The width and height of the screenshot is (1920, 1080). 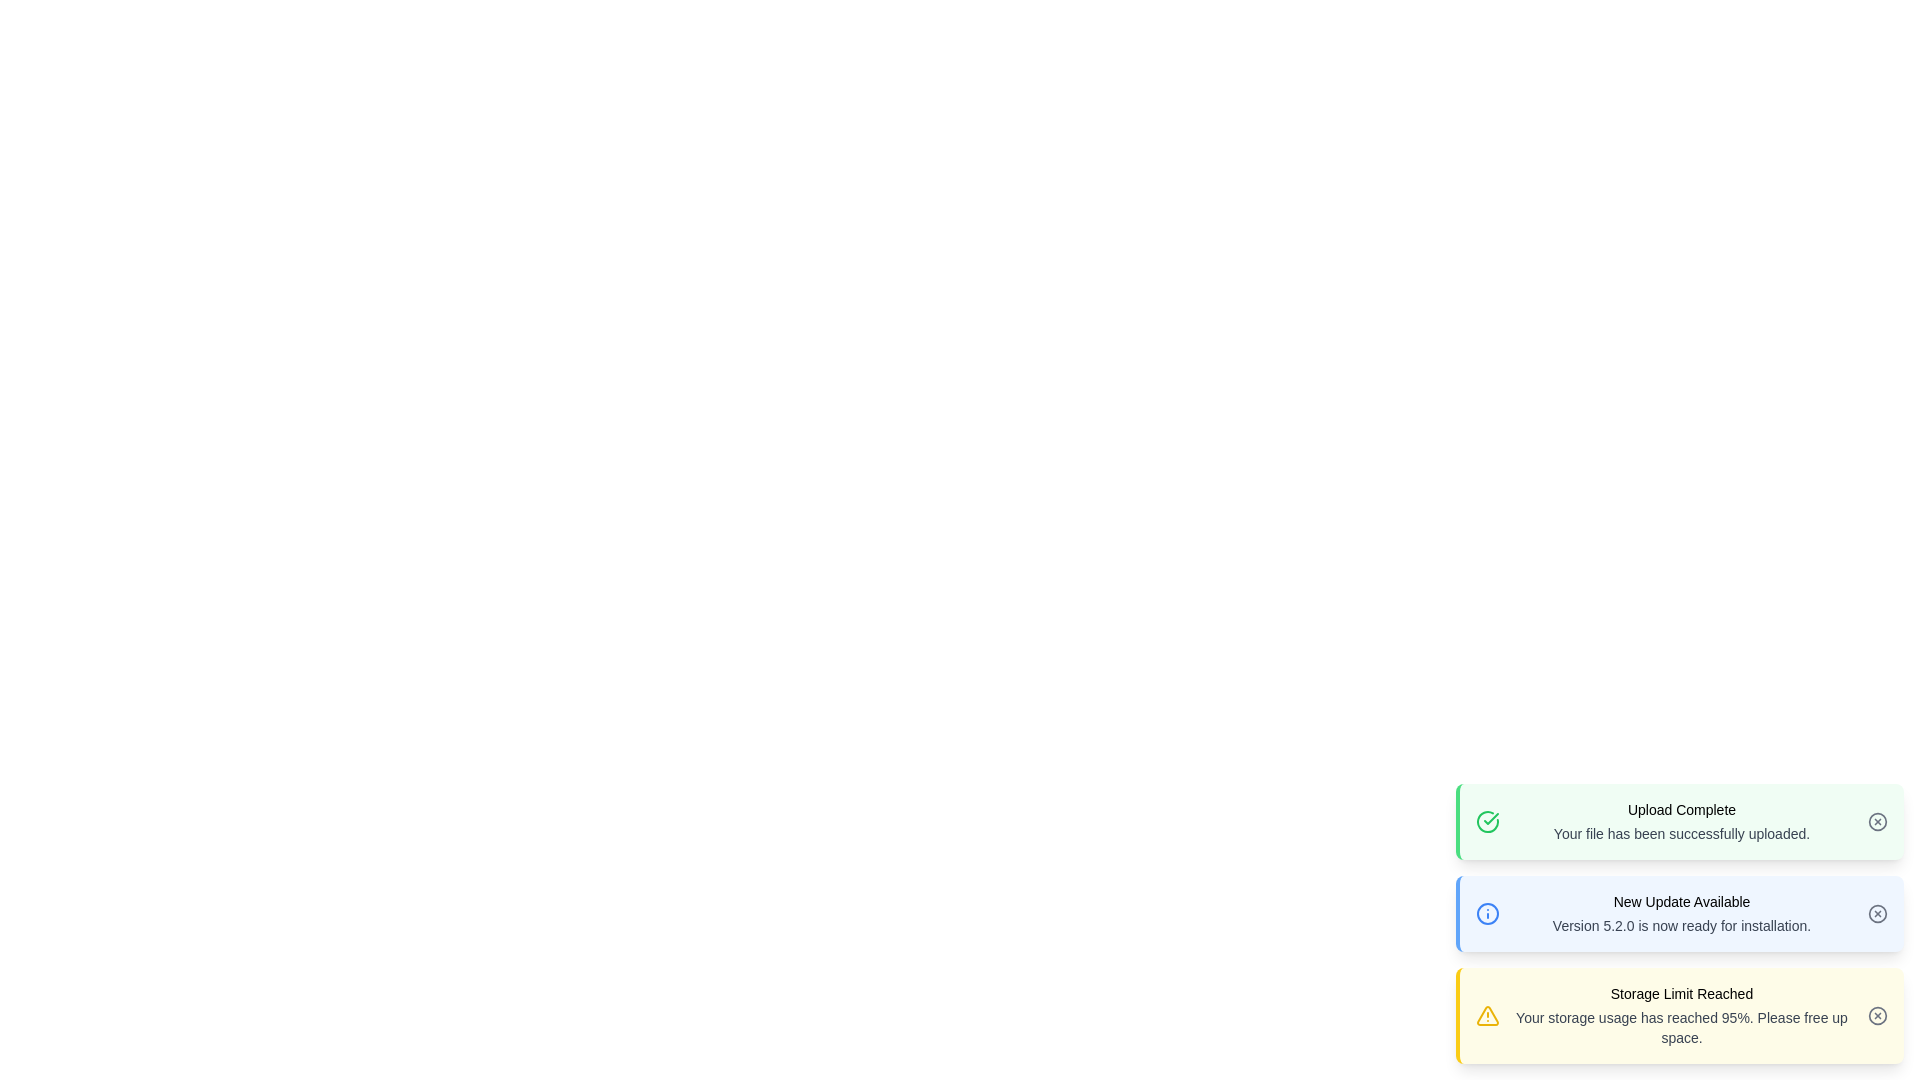 I want to click on notification with the title 'Storage Limit Reached' and the message 'Your storage usage has reached 95%. Please free up space.' located at the bottom of the alert boxes, so click(x=1680, y=1015).